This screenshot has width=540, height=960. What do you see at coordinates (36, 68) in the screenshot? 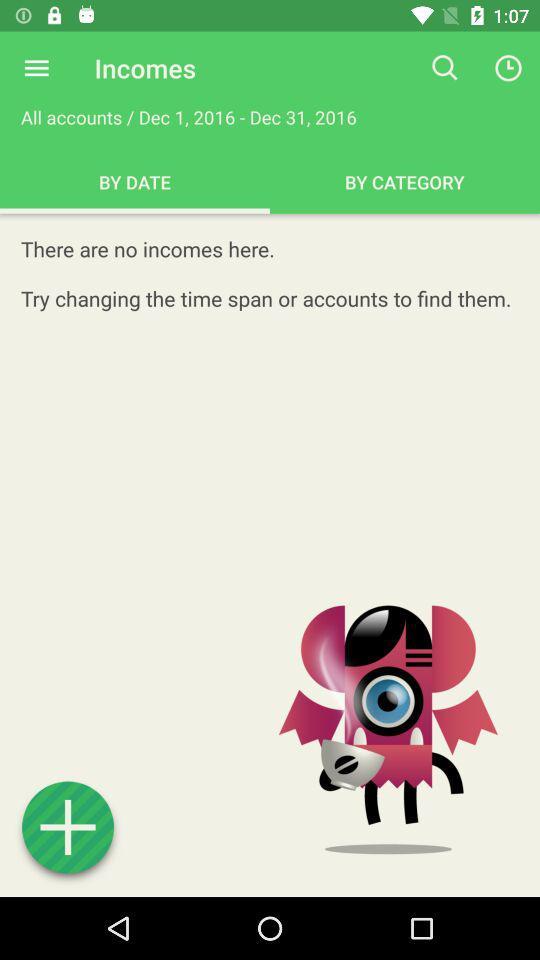
I see `the item to the left of the incomes` at bounding box center [36, 68].